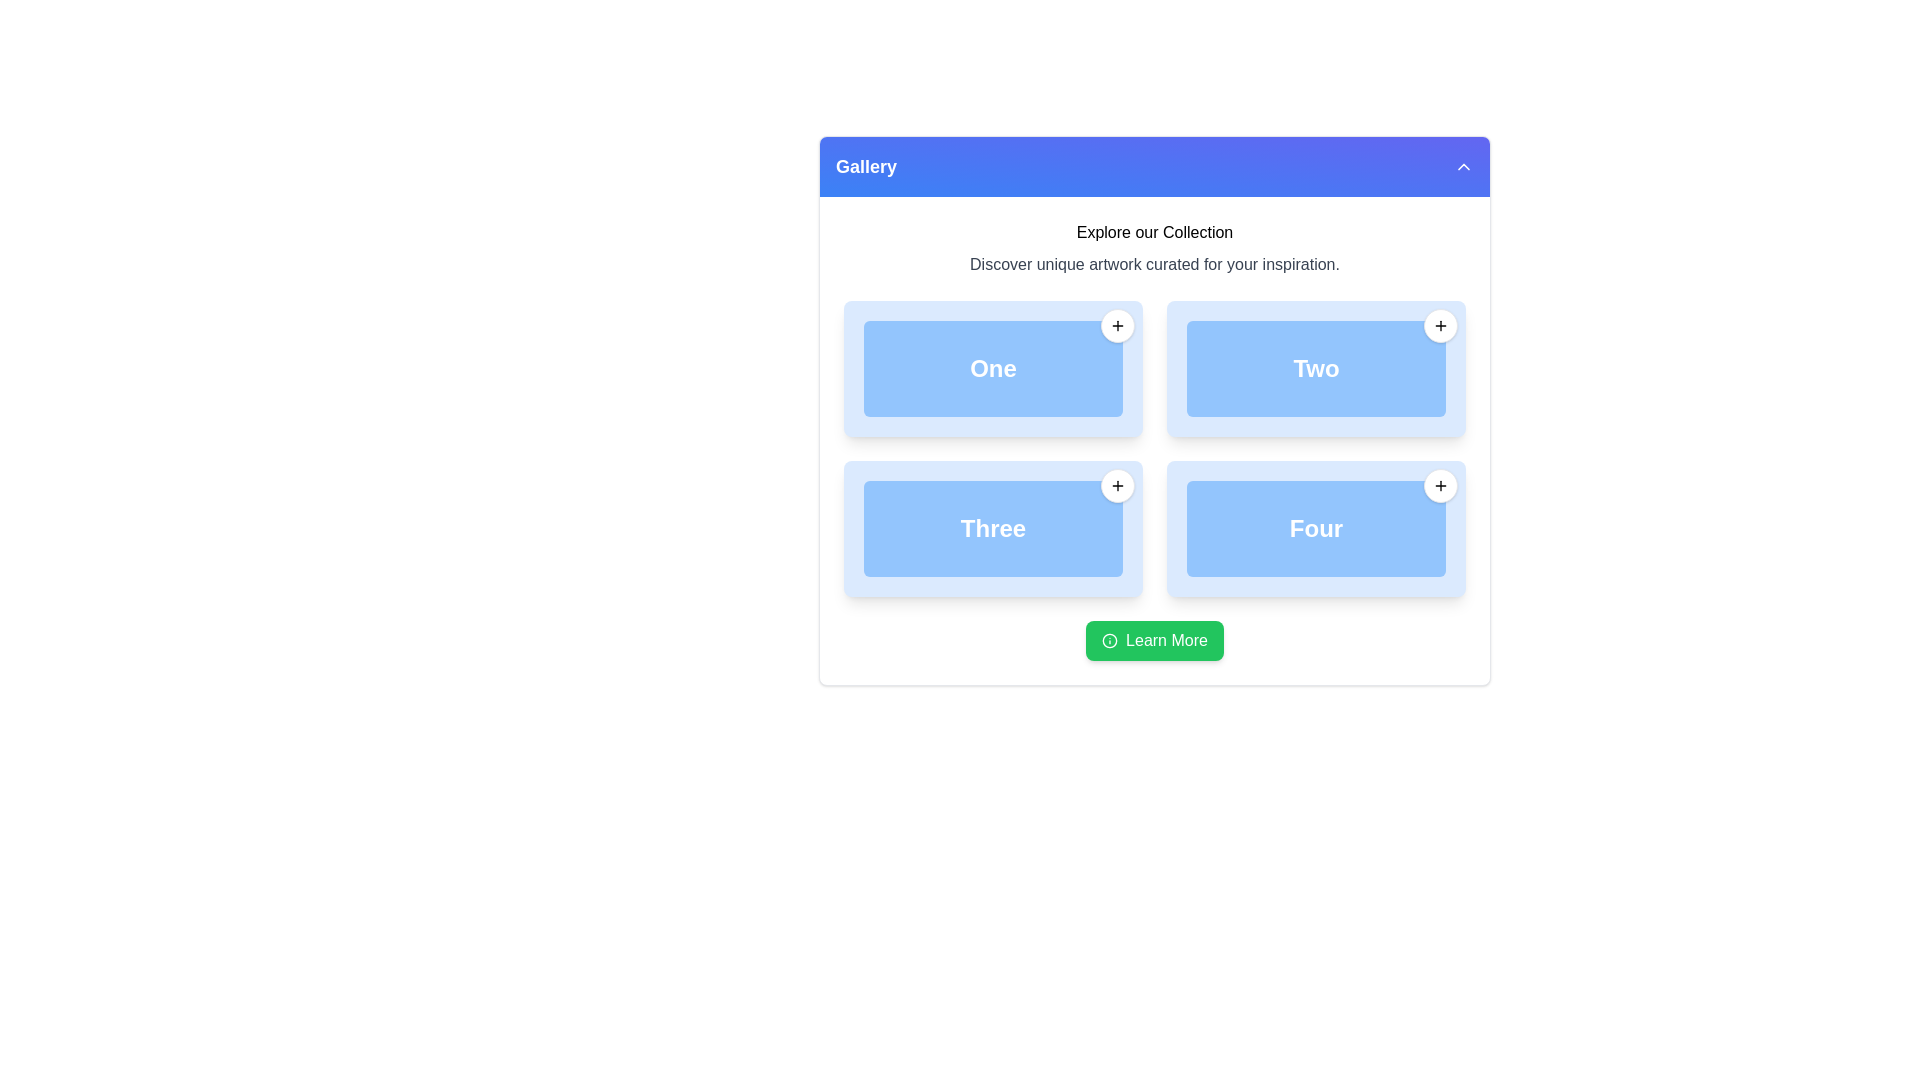 The width and height of the screenshot is (1920, 1080). I want to click on the 'Learn More' button with a green background and white text, so click(1155, 640).